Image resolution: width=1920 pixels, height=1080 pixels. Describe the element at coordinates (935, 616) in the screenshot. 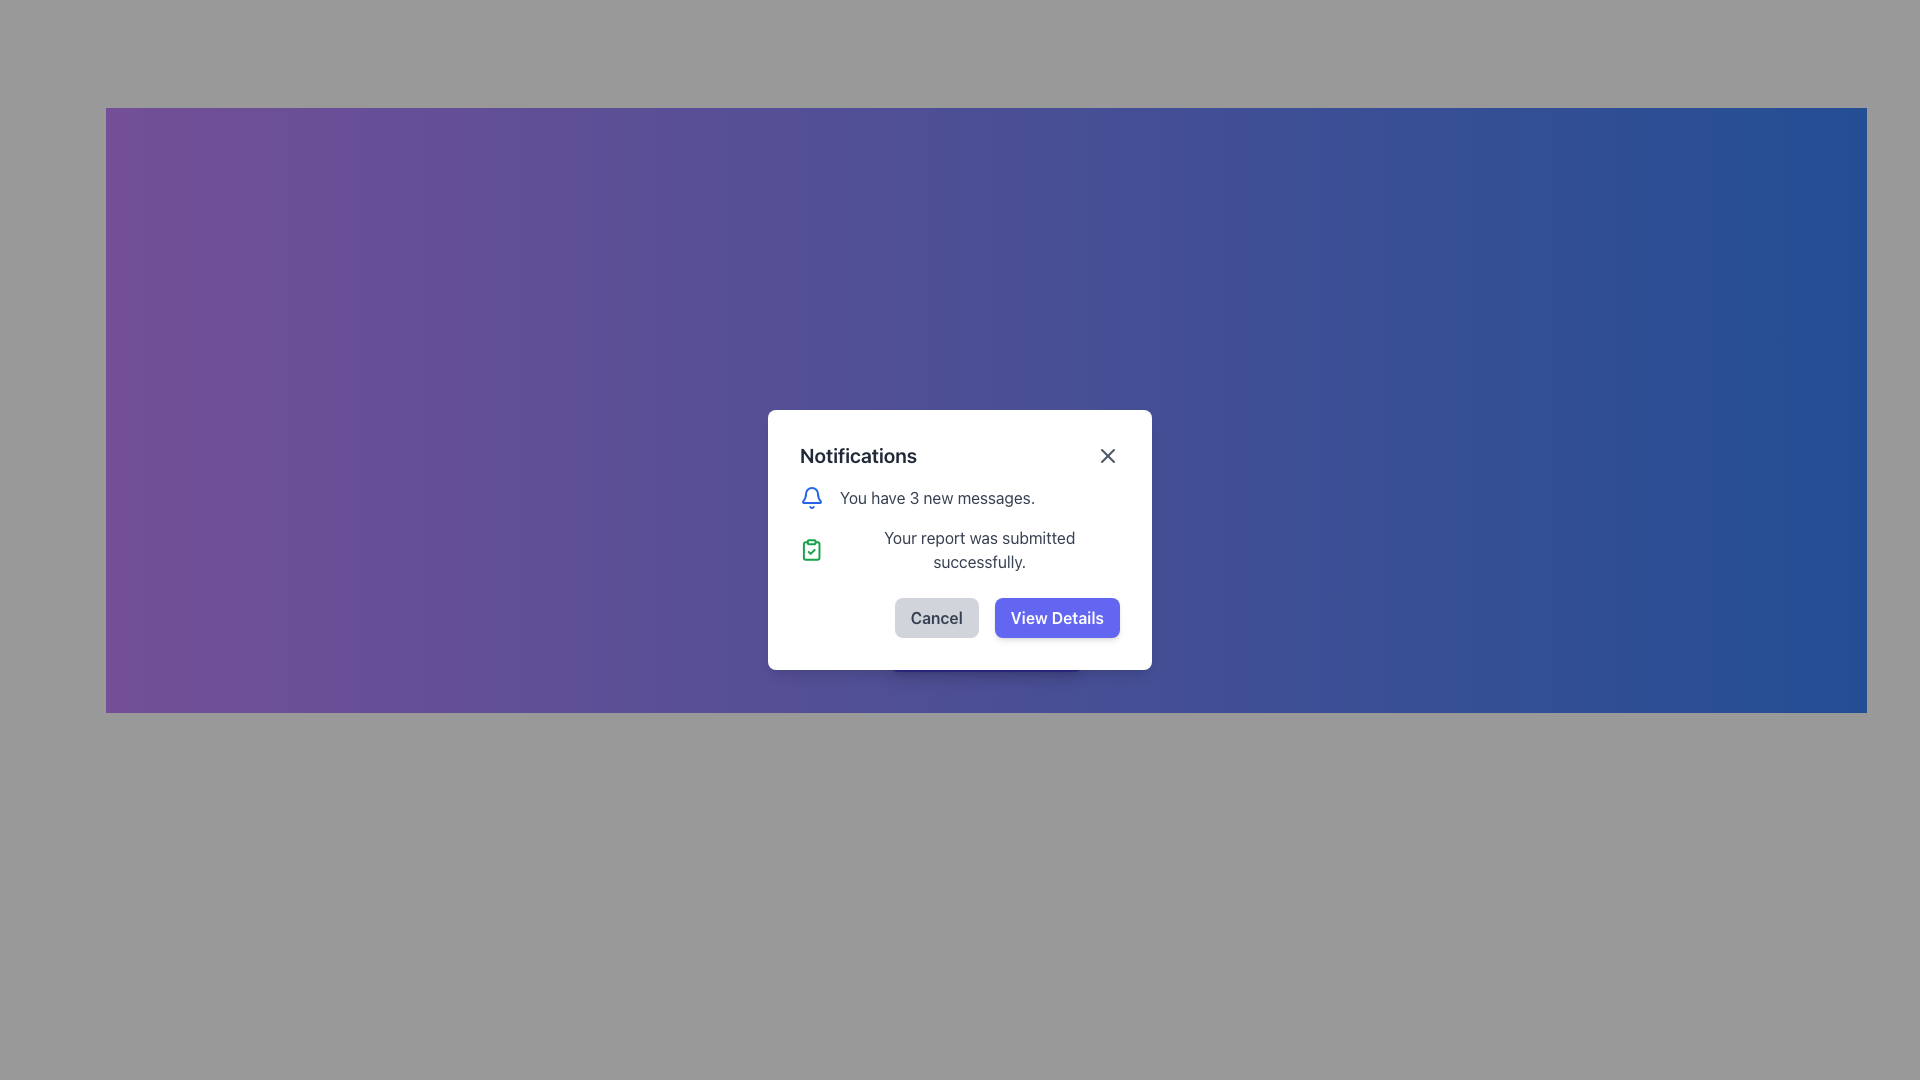

I see `the 'Cancel' button` at that location.